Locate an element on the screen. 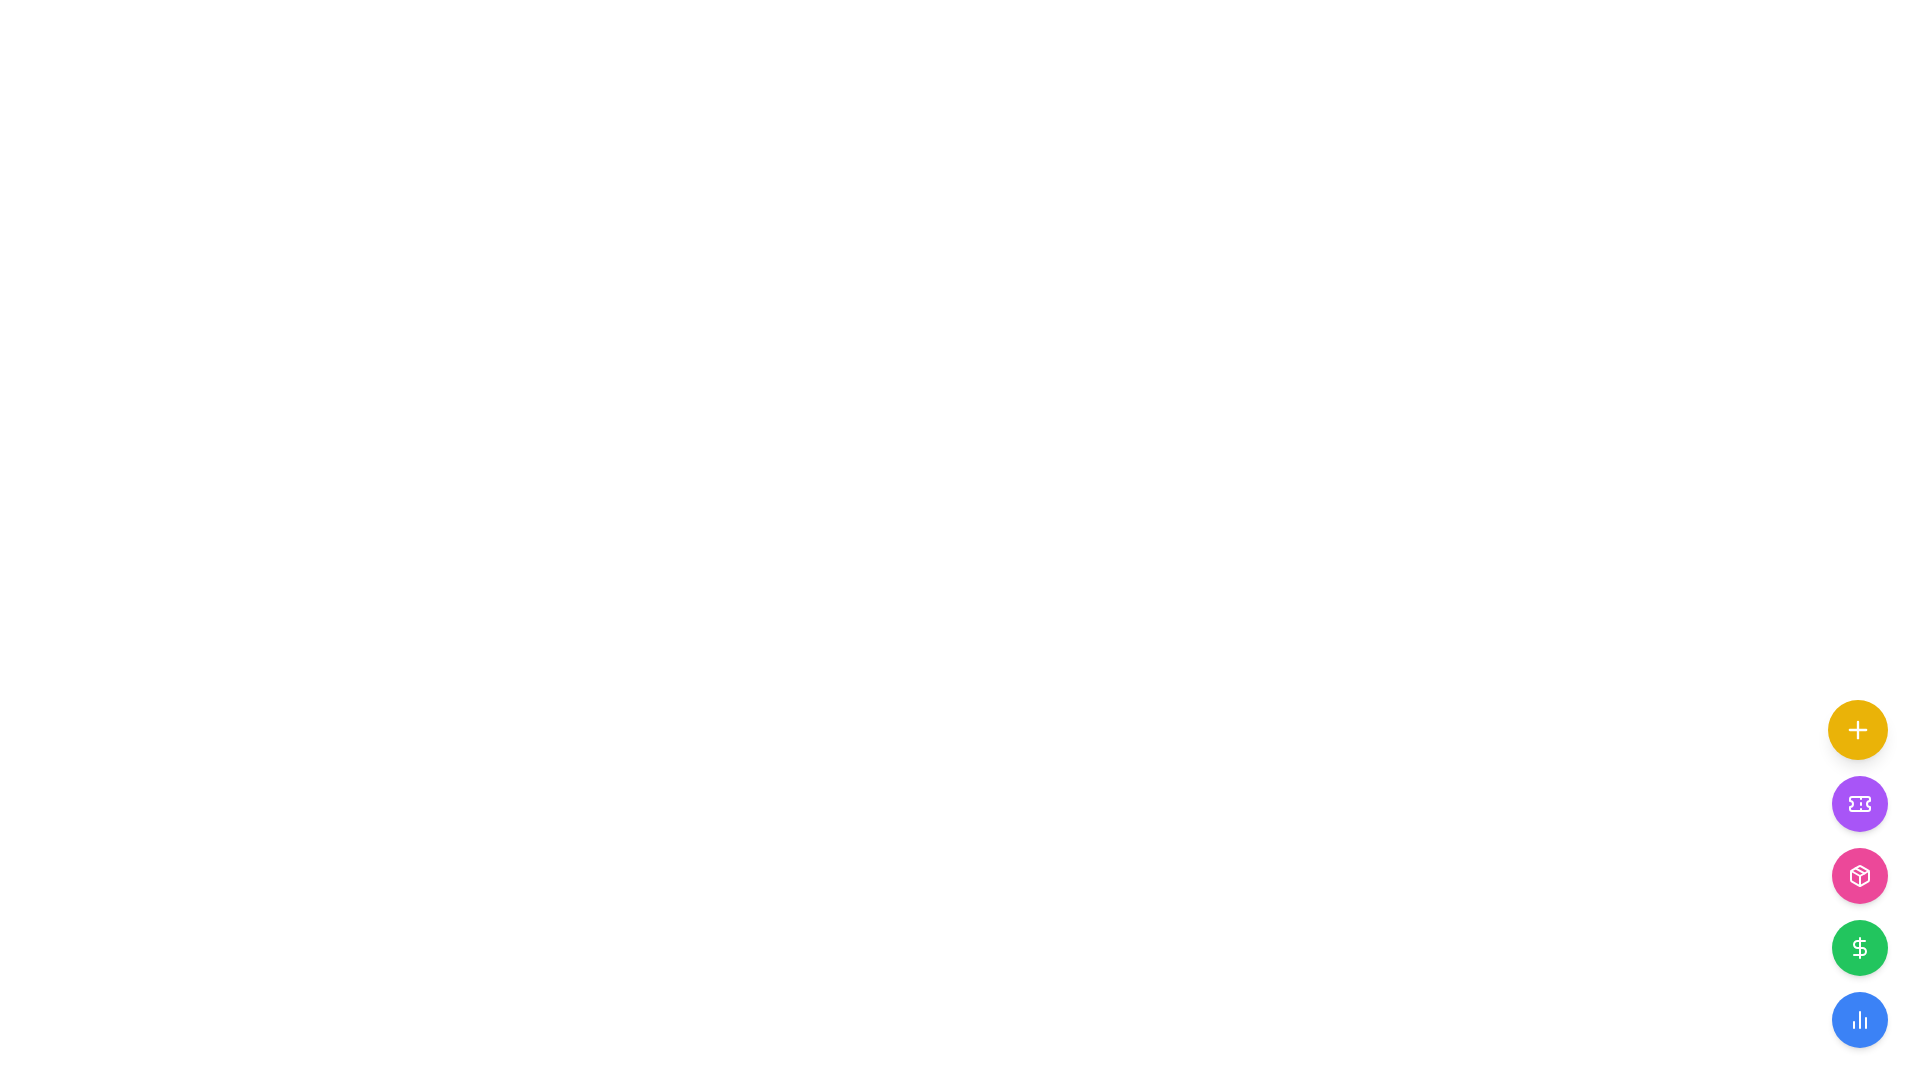 The height and width of the screenshot is (1080, 1920). the circular purple button with a white ticket-like icon is located at coordinates (1859, 802).